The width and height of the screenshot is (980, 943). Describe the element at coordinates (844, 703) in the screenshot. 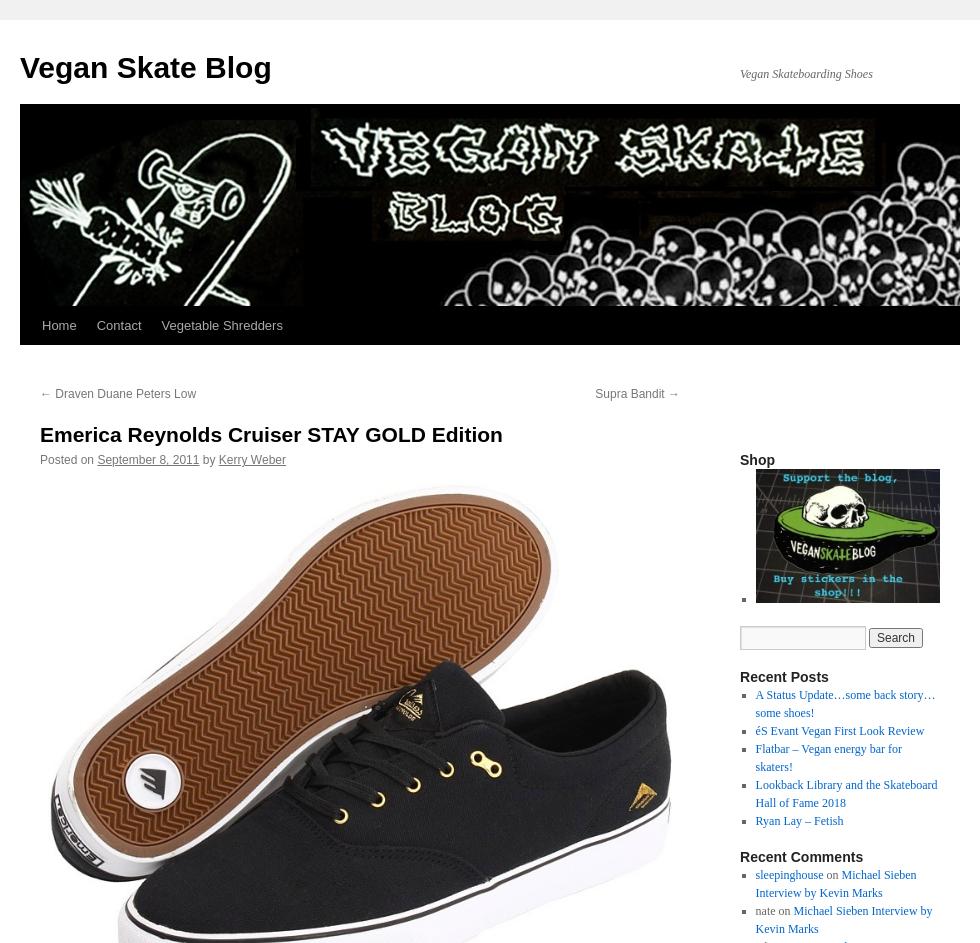

I see `'A Status Update…some back story…some shoes!'` at that location.